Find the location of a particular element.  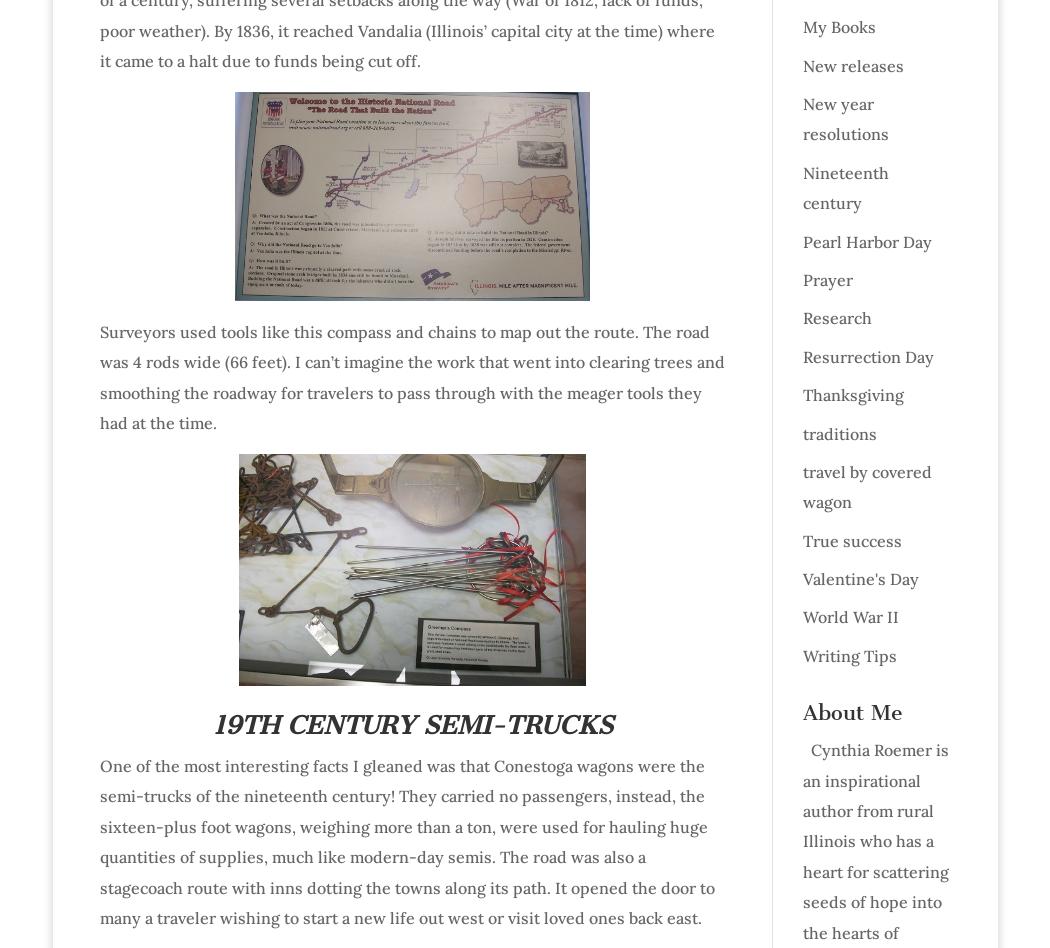

'True success' is located at coordinates (851, 539).